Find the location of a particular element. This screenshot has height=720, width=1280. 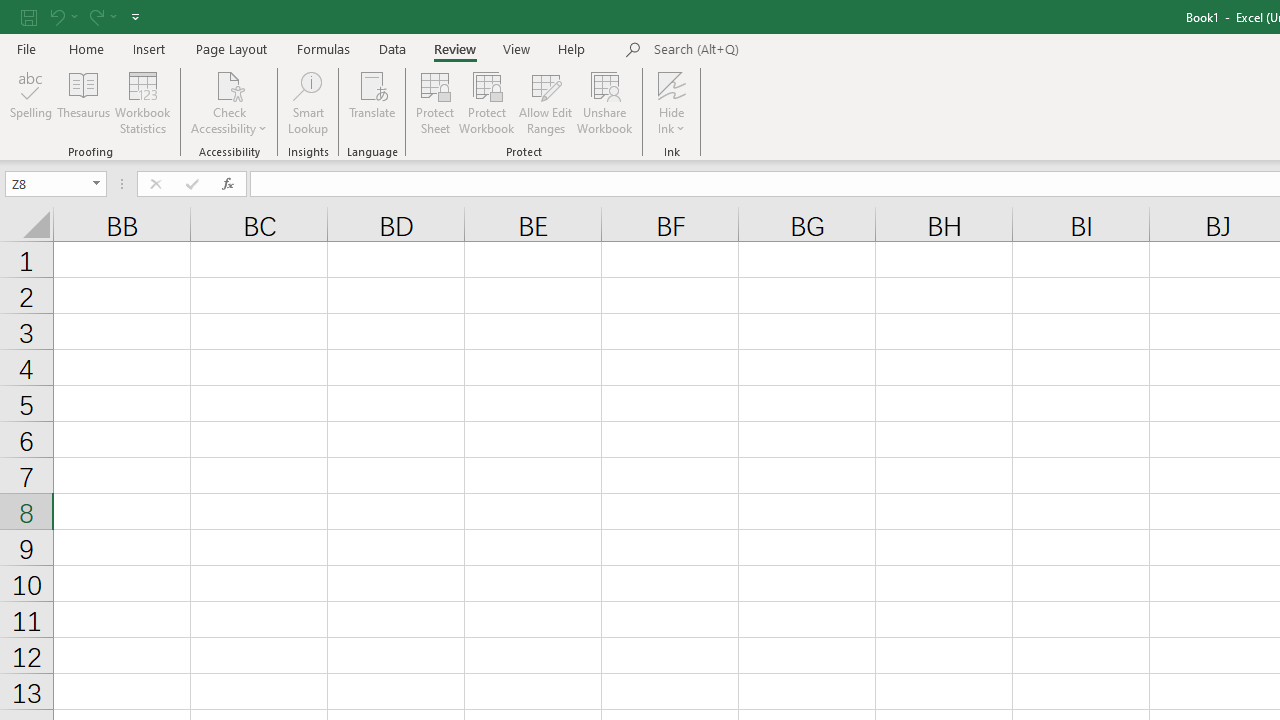

'Check Accessibility' is located at coordinates (229, 103).